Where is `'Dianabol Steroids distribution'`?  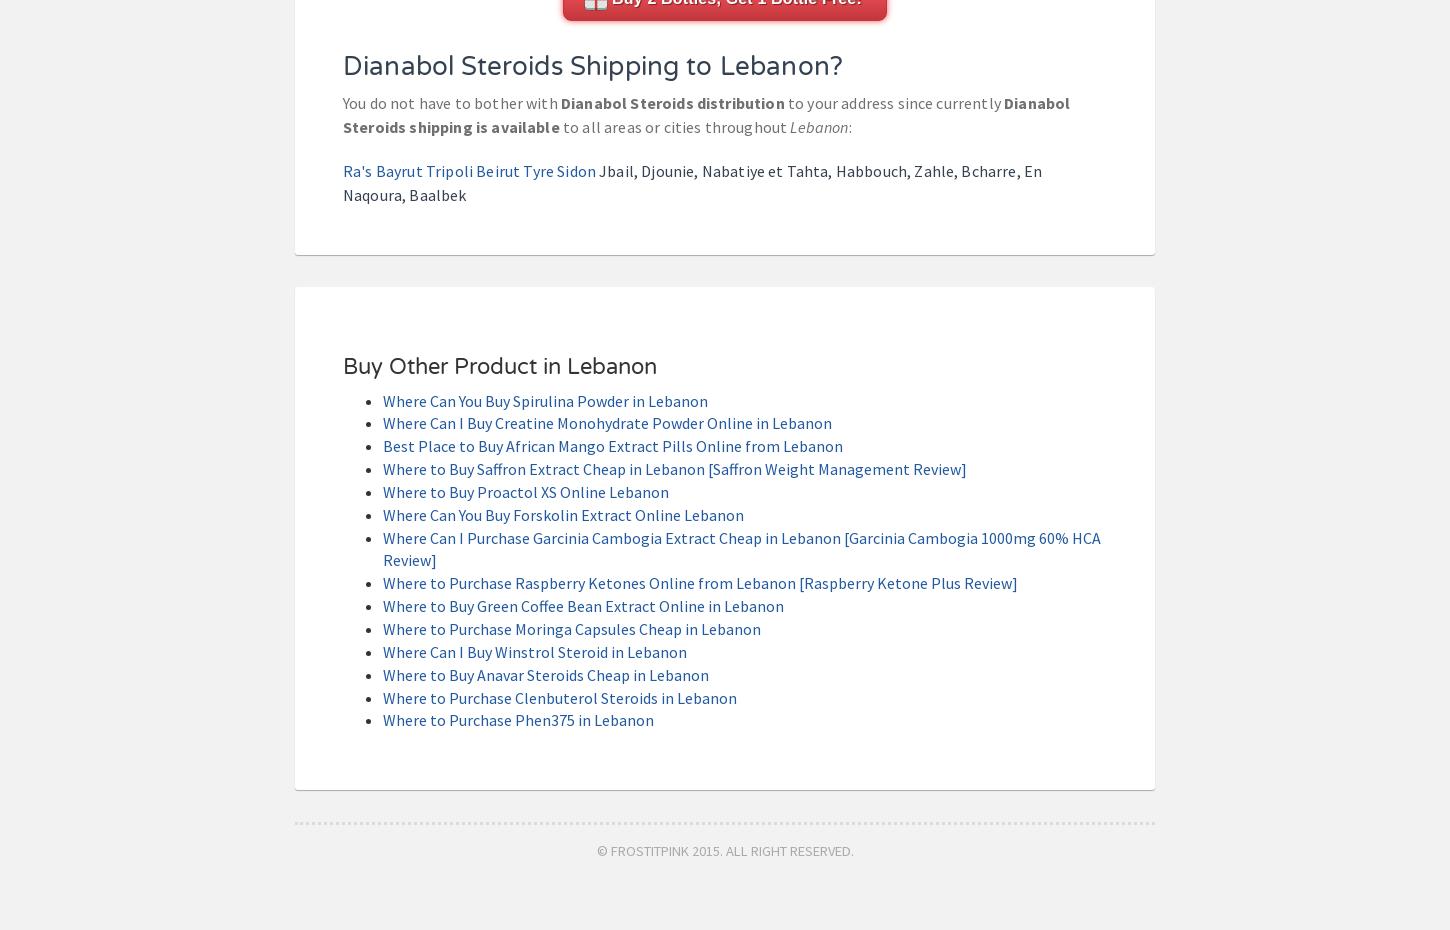 'Dianabol Steroids distribution' is located at coordinates (670, 102).